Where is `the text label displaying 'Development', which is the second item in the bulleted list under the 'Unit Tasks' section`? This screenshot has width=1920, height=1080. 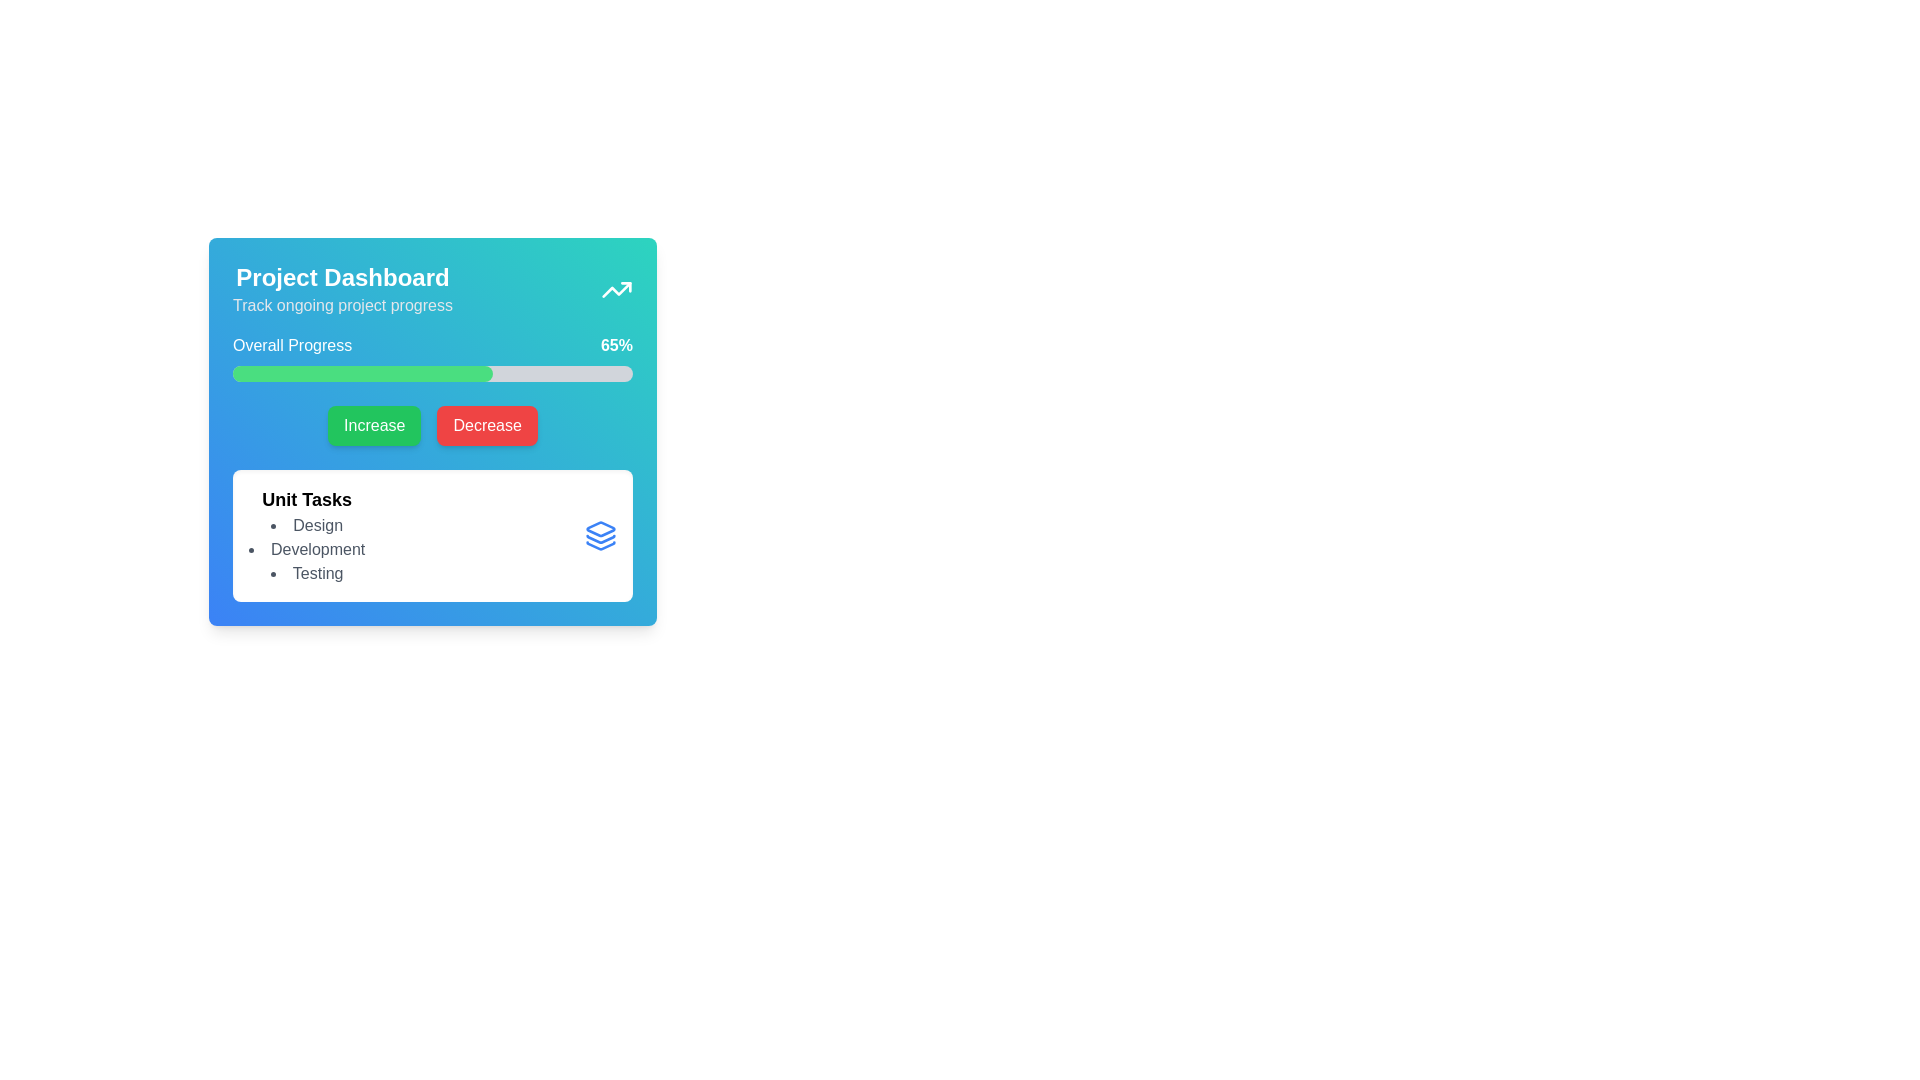
the text label displaying 'Development', which is the second item in the bulleted list under the 'Unit Tasks' section is located at coordinates (306, 550).